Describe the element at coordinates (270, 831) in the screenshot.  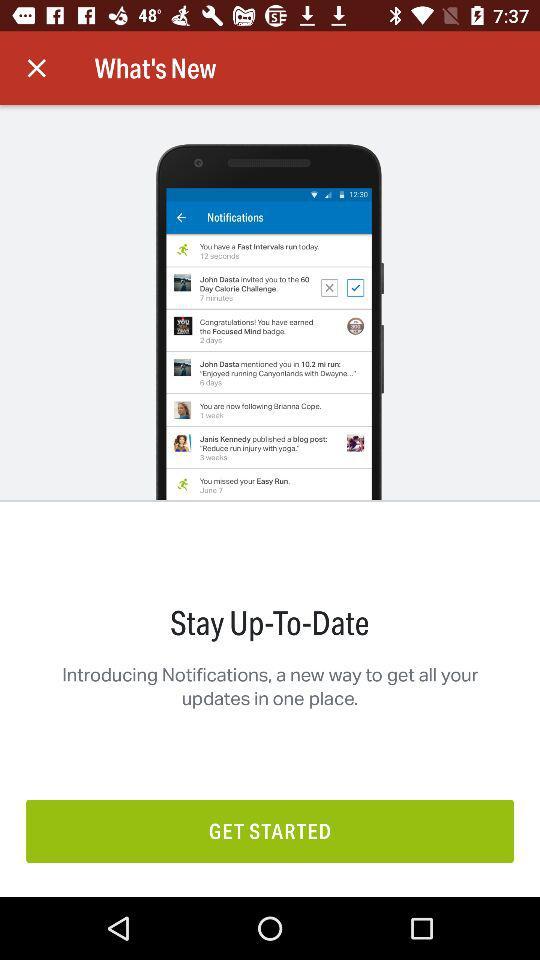
I see `get started item` at that location.